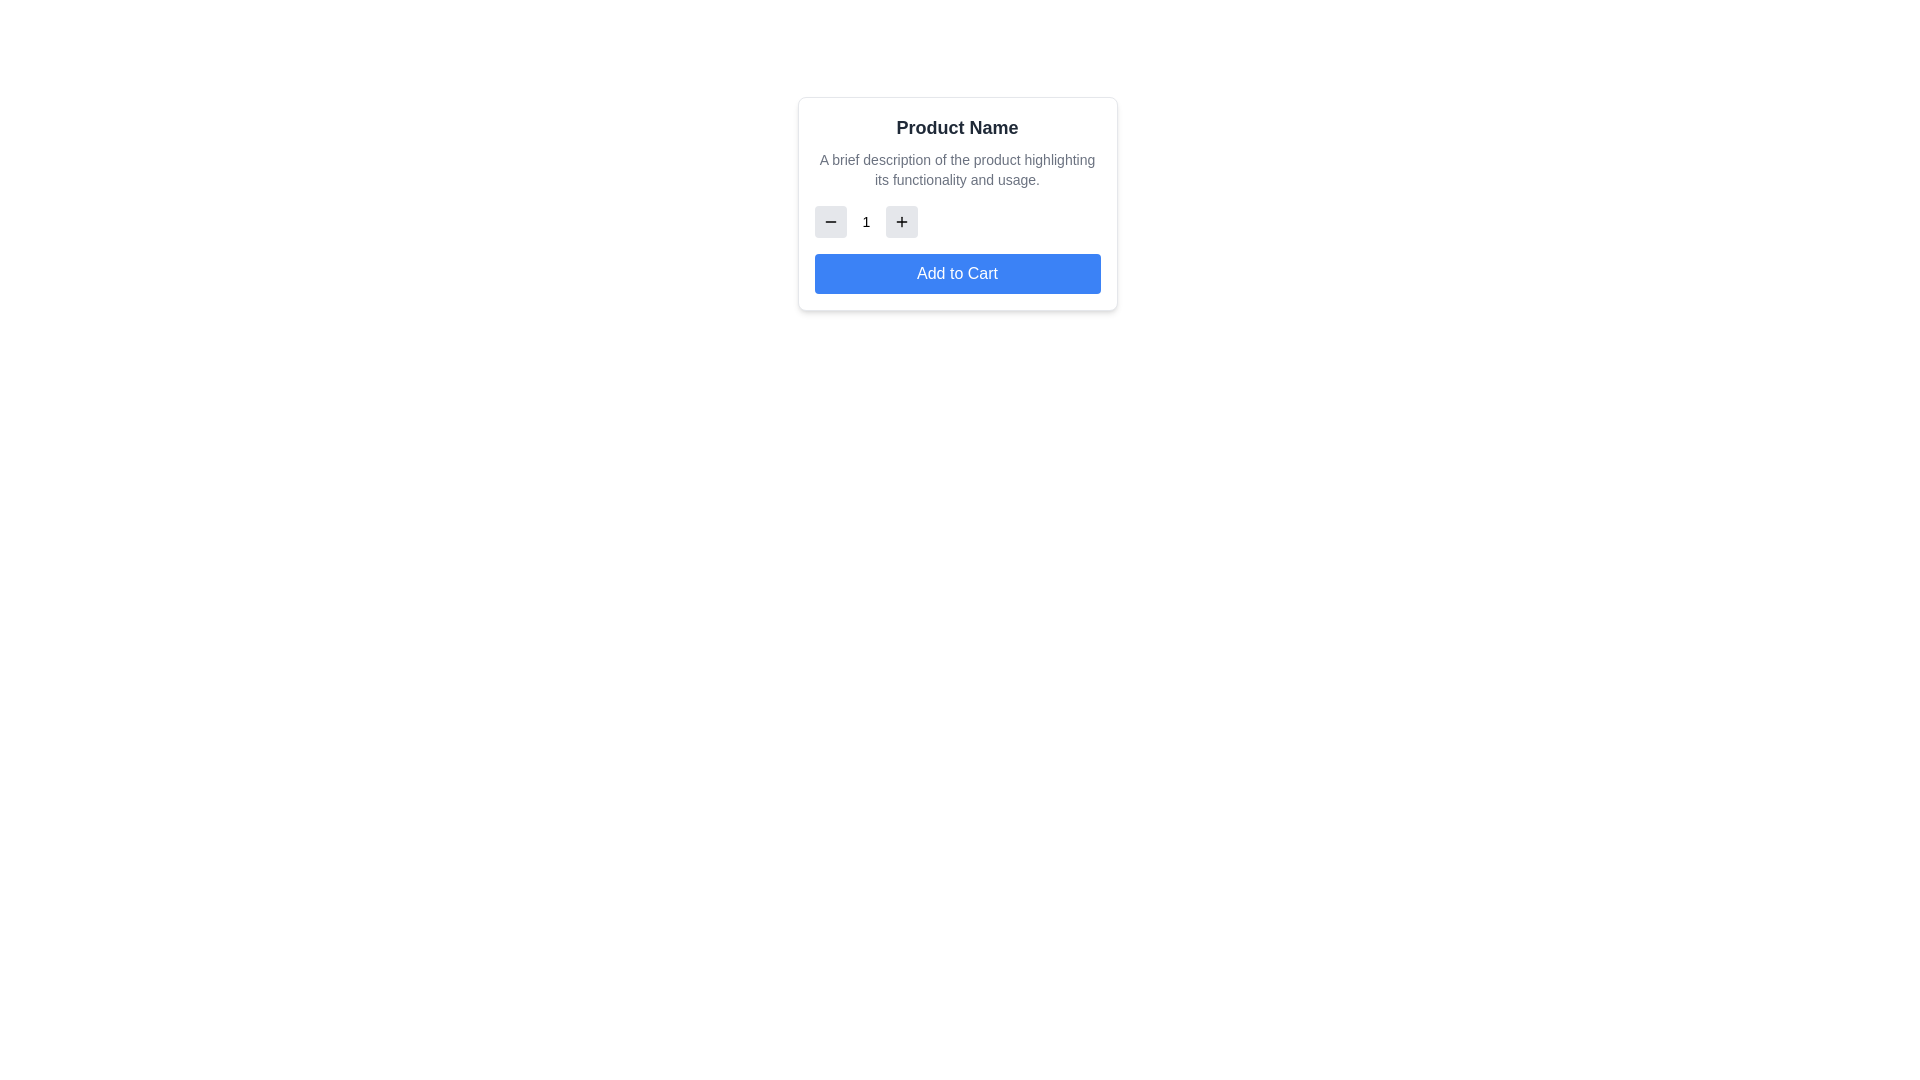  Describe the element at coordinates (901, 222) in the screenshot. I see `the third button with a plus symbol in a horizontal group below the product description` at that location.